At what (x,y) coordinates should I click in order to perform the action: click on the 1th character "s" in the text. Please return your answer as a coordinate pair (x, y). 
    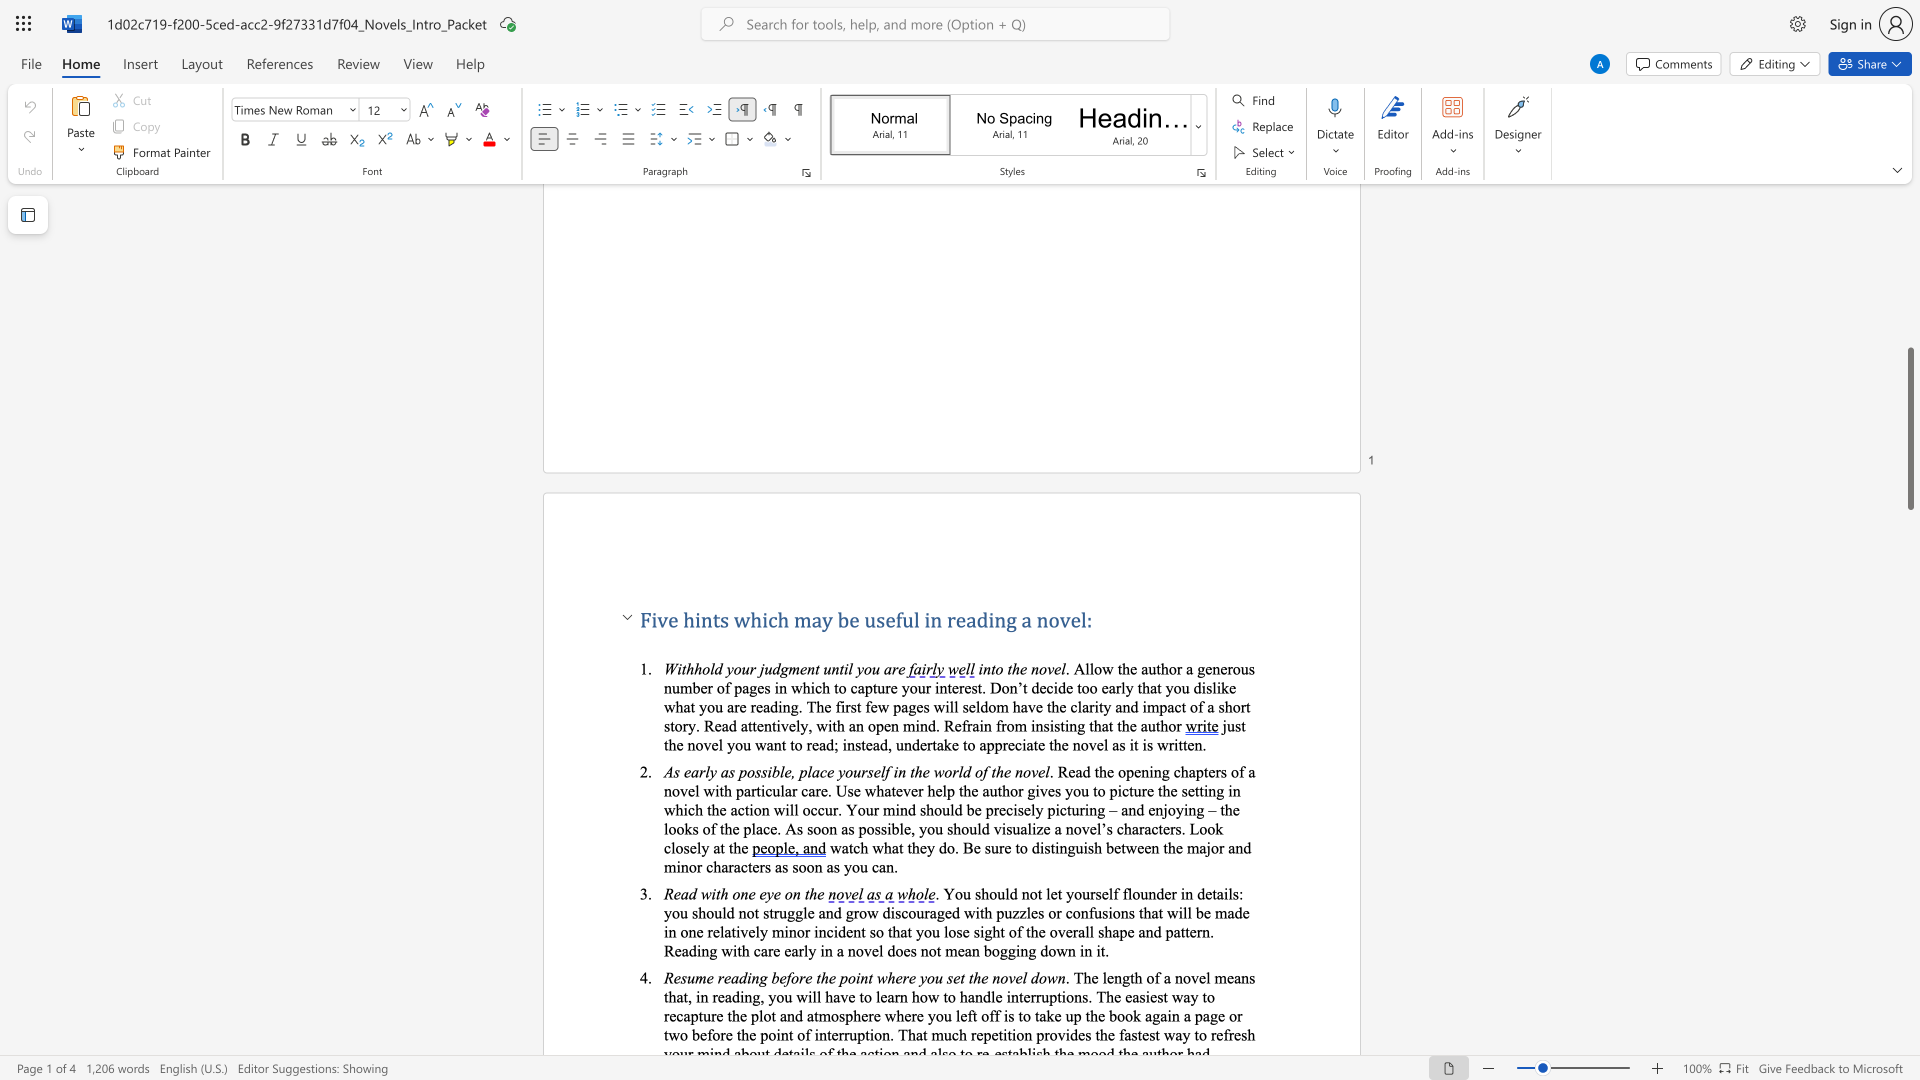
    Looking at the image, I should click on (723, 618).